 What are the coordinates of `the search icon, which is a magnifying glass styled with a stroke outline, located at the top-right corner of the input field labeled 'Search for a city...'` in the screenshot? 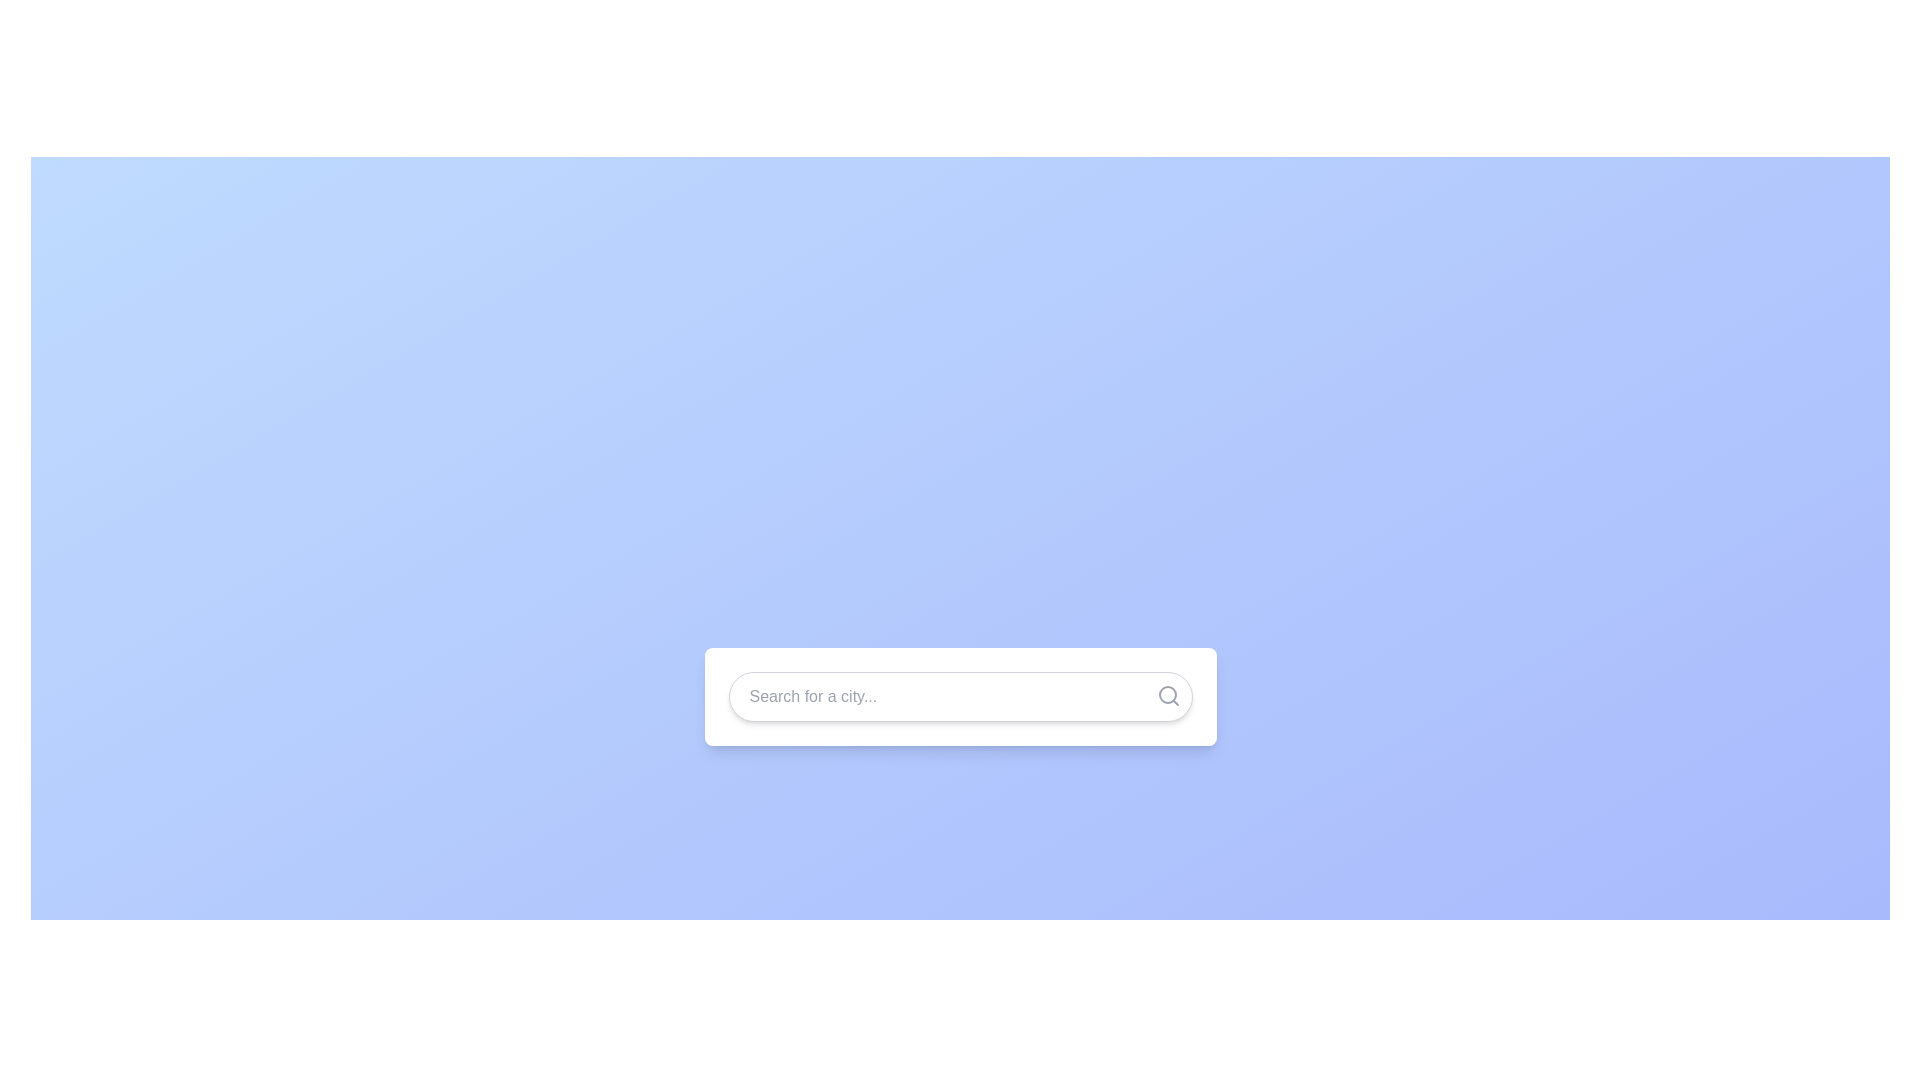 It's located at (1168, 694).